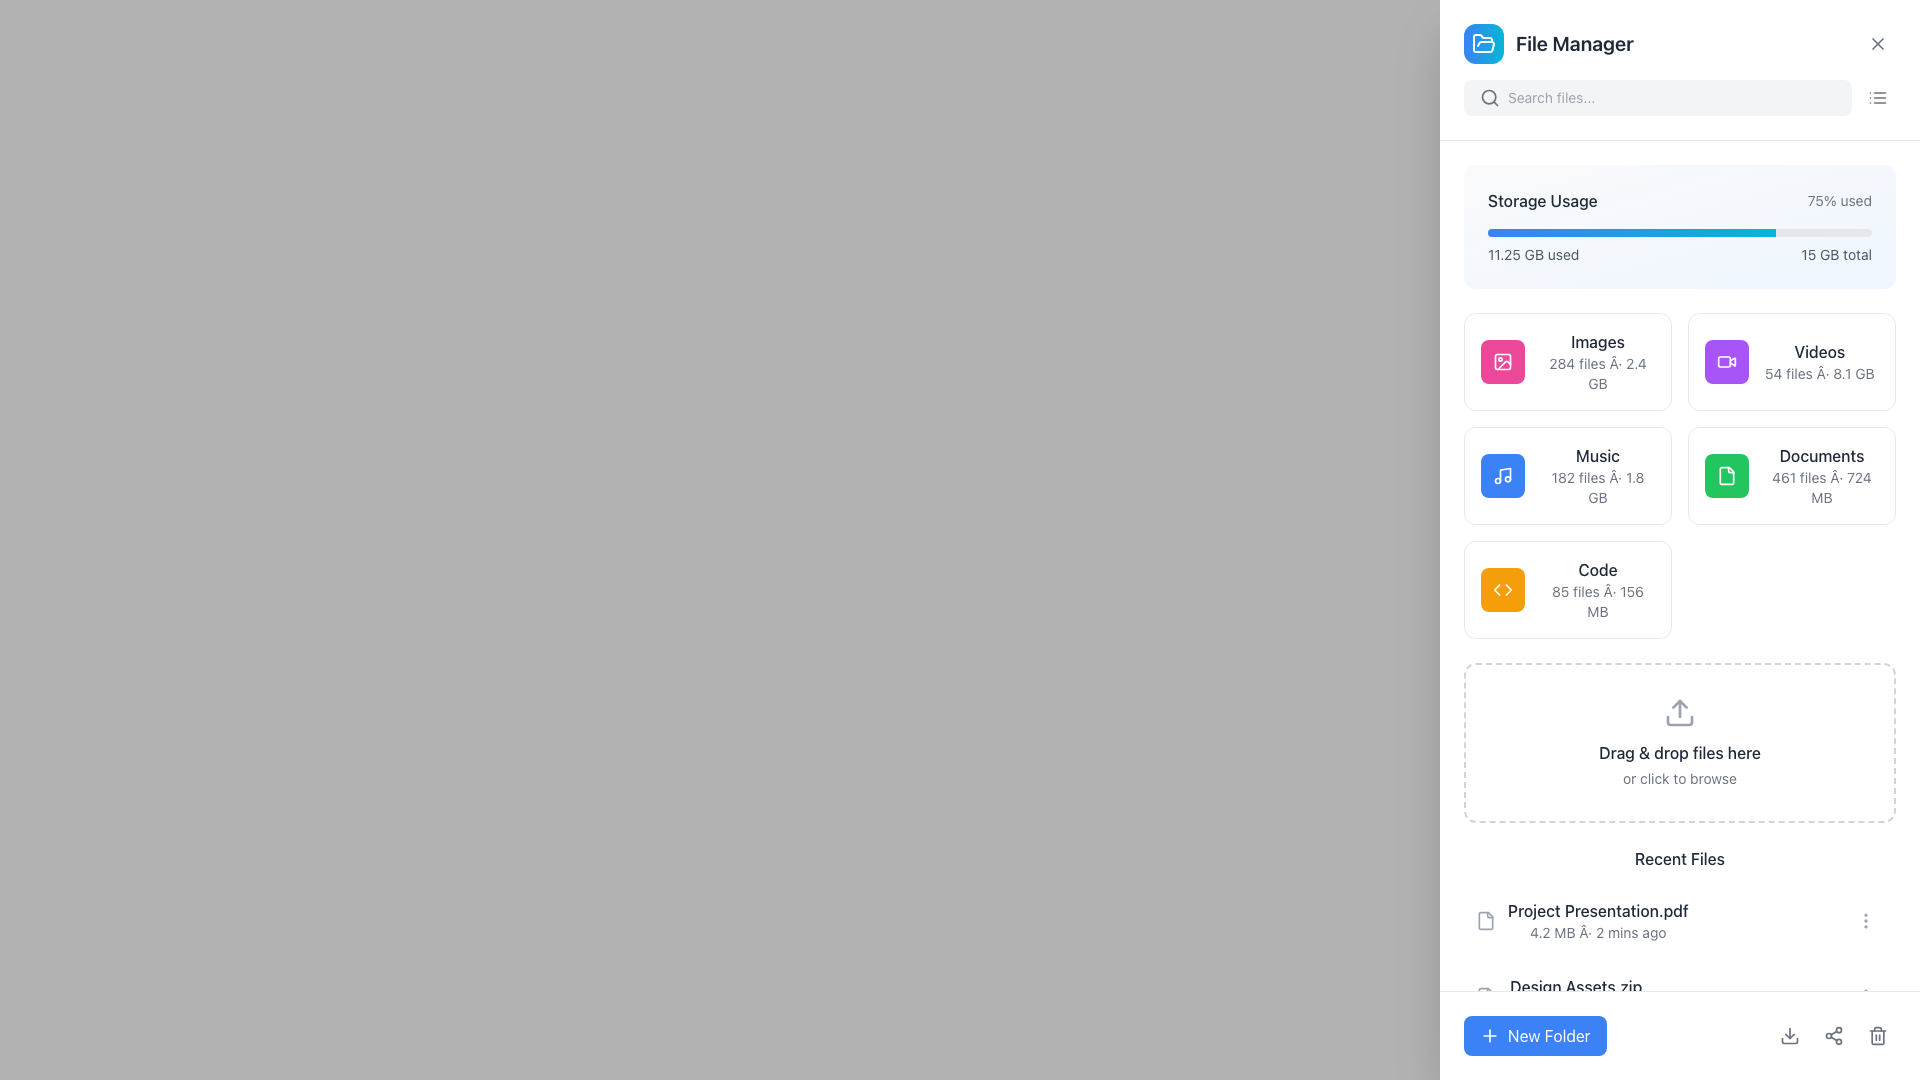 The width and height of the screenshot is (1920, 1080). Describe the element at coordinates (1575, 986) in the screenshot. I see `text label displaying 'Design Assets.zip' located in the 'Recent Files' section of the file manager interface` at that location.